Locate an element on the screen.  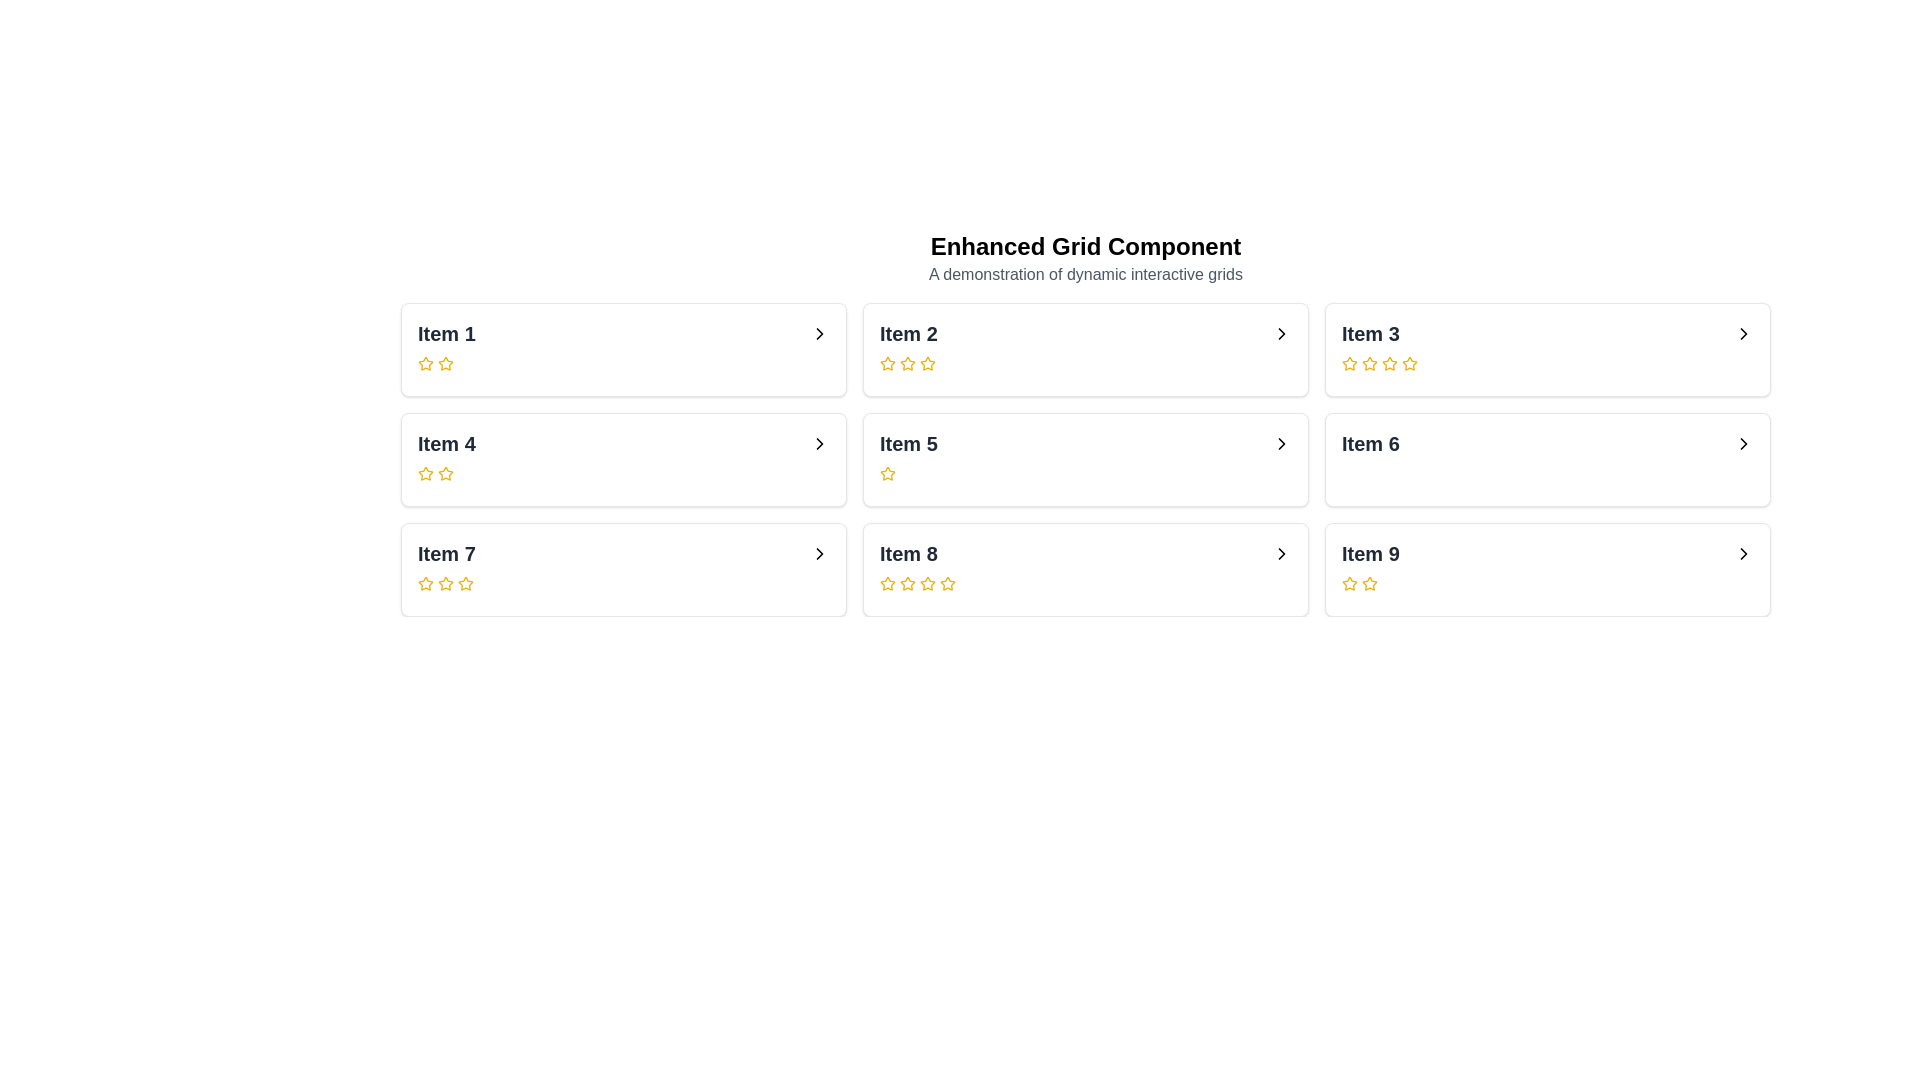
the text label located in the second row and second column of the 3x3 grid layout, which serves as a title or label for its respective grid item is located at coordinates (907, 442).